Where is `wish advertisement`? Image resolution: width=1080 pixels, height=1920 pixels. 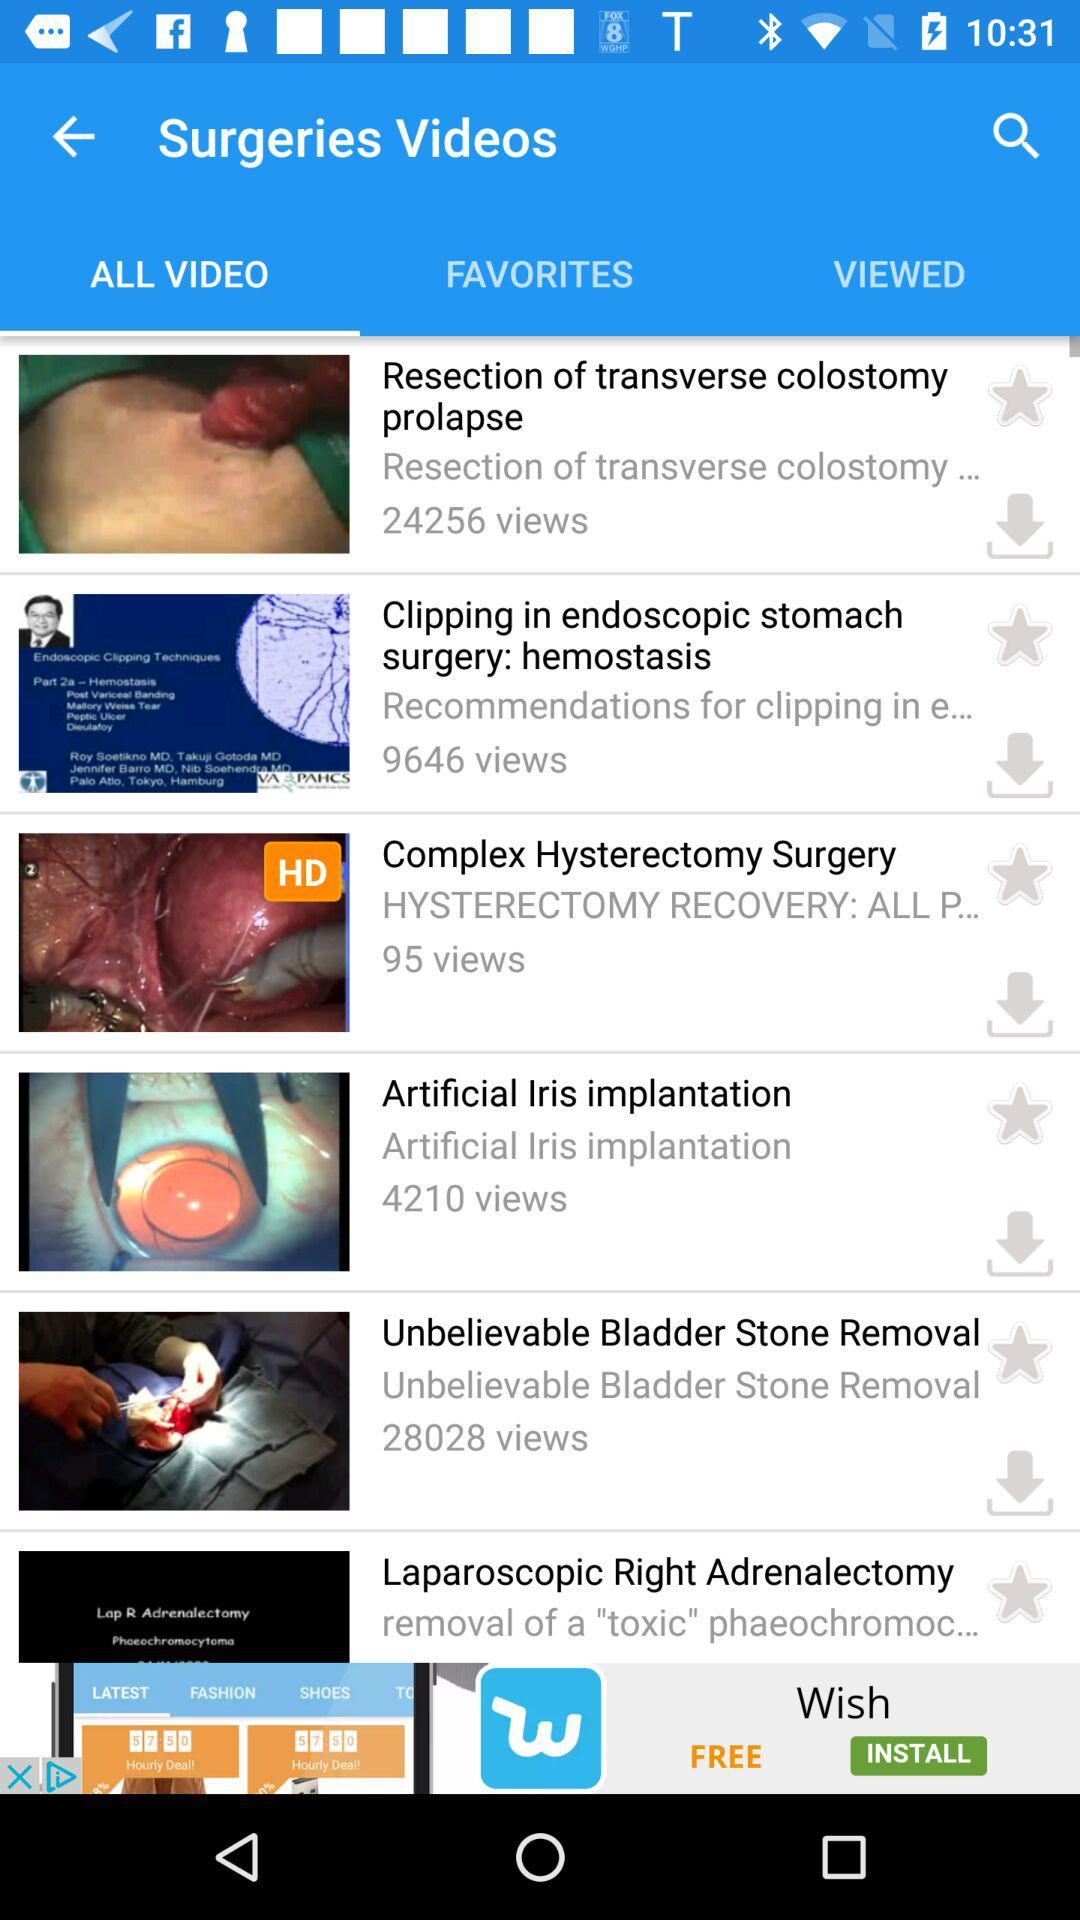 wish advertisement is located at coordinates (540, 1727).